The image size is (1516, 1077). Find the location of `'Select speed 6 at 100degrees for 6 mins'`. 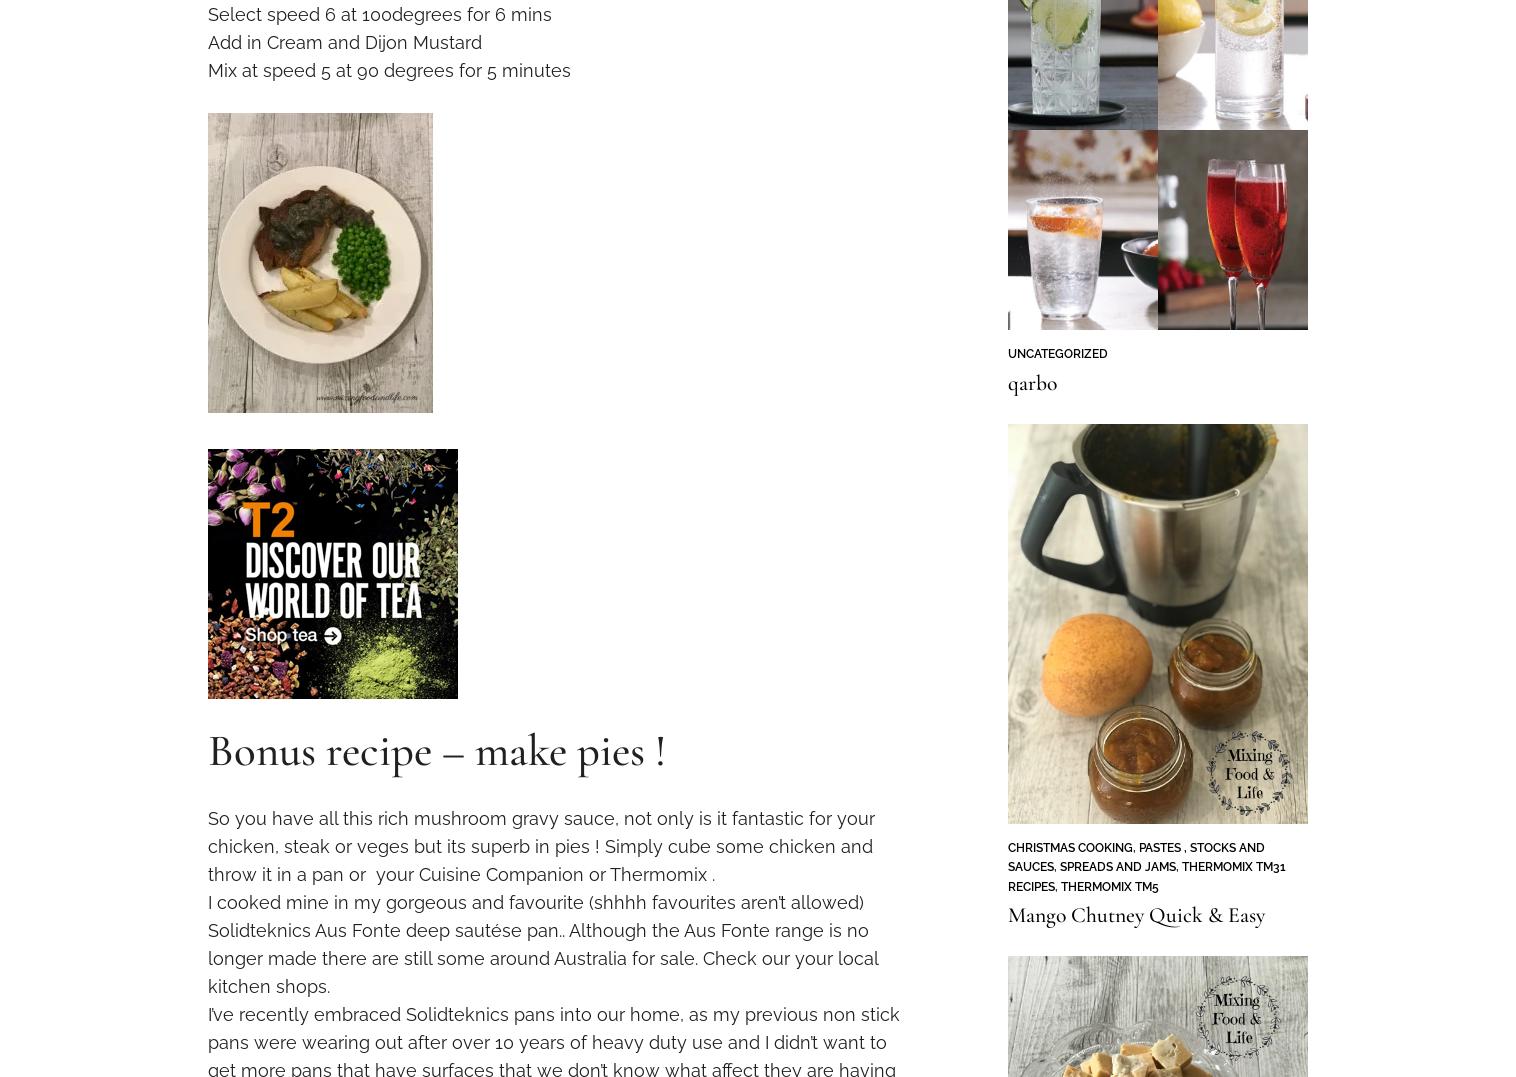

'Select speed 6 at 100degrees for 6 mins' is located at coordinates (379, 13).